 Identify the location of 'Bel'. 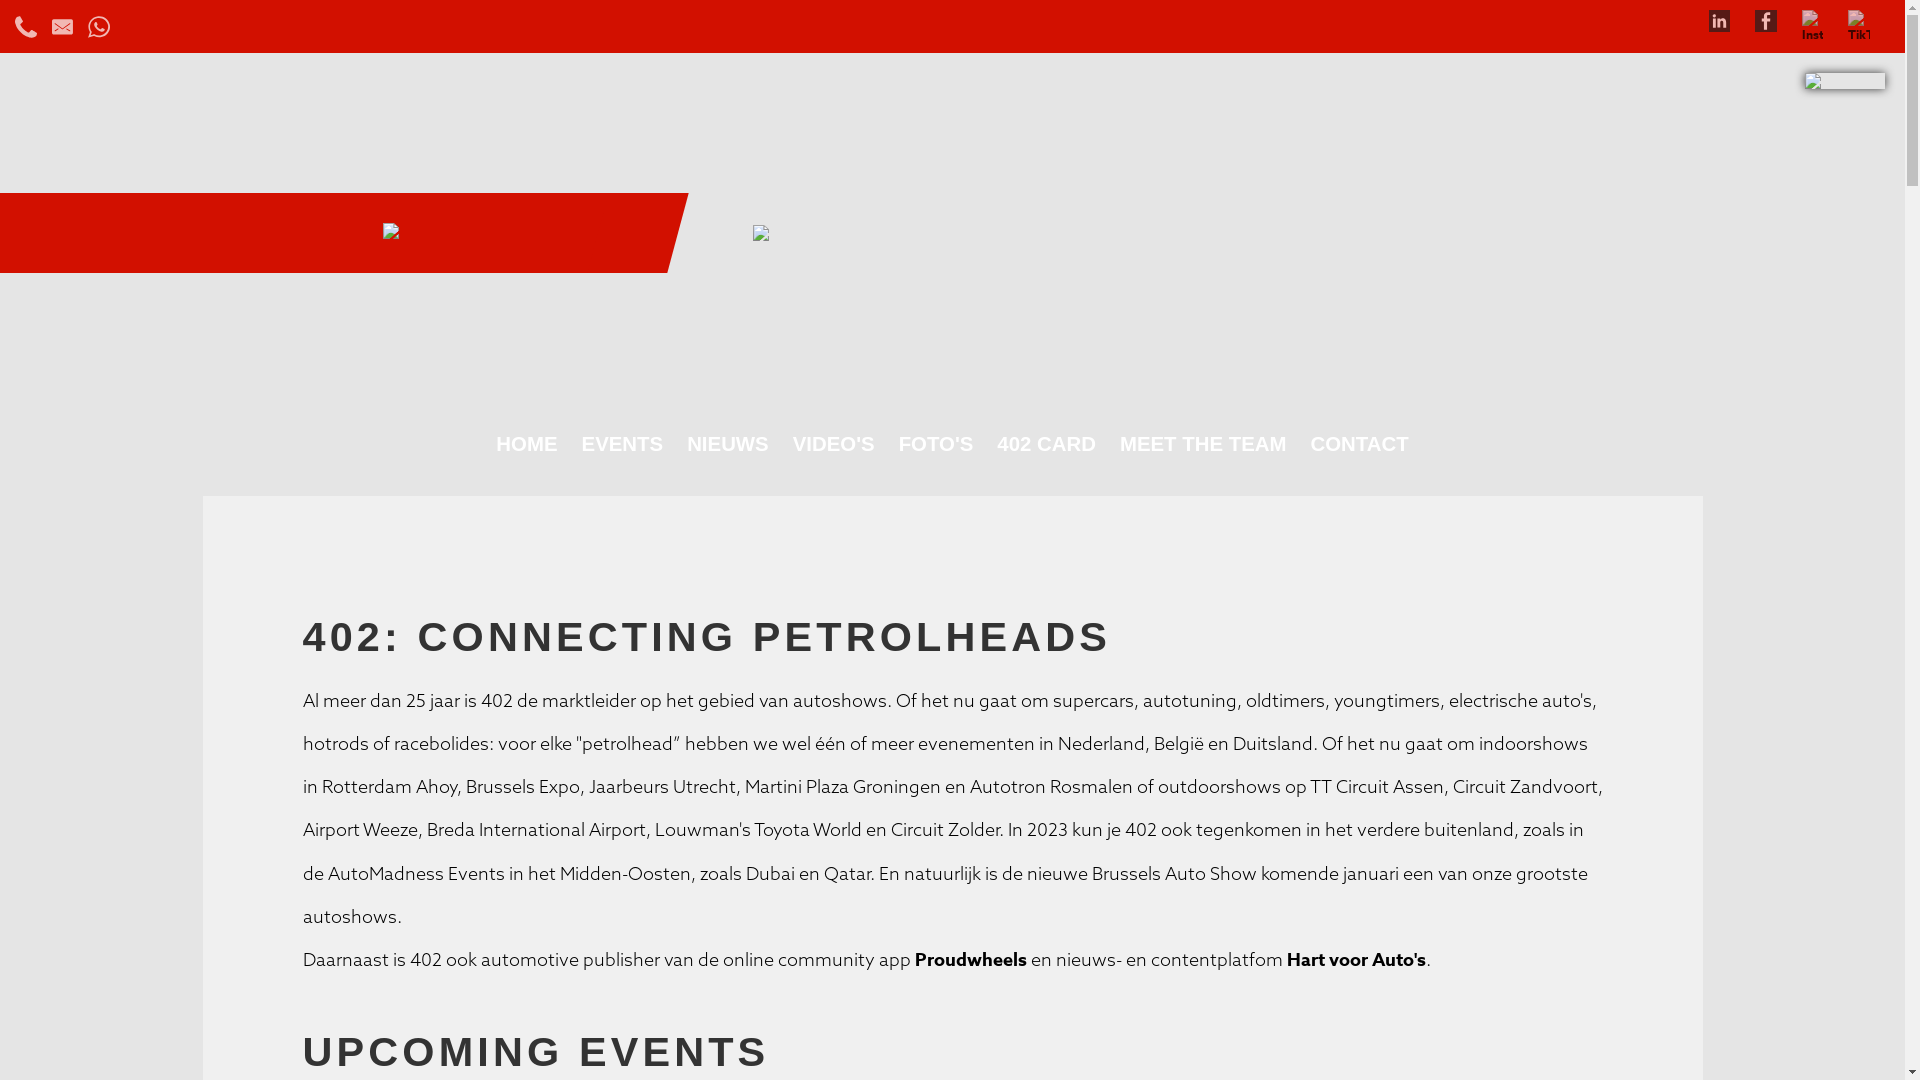
(14, 24).